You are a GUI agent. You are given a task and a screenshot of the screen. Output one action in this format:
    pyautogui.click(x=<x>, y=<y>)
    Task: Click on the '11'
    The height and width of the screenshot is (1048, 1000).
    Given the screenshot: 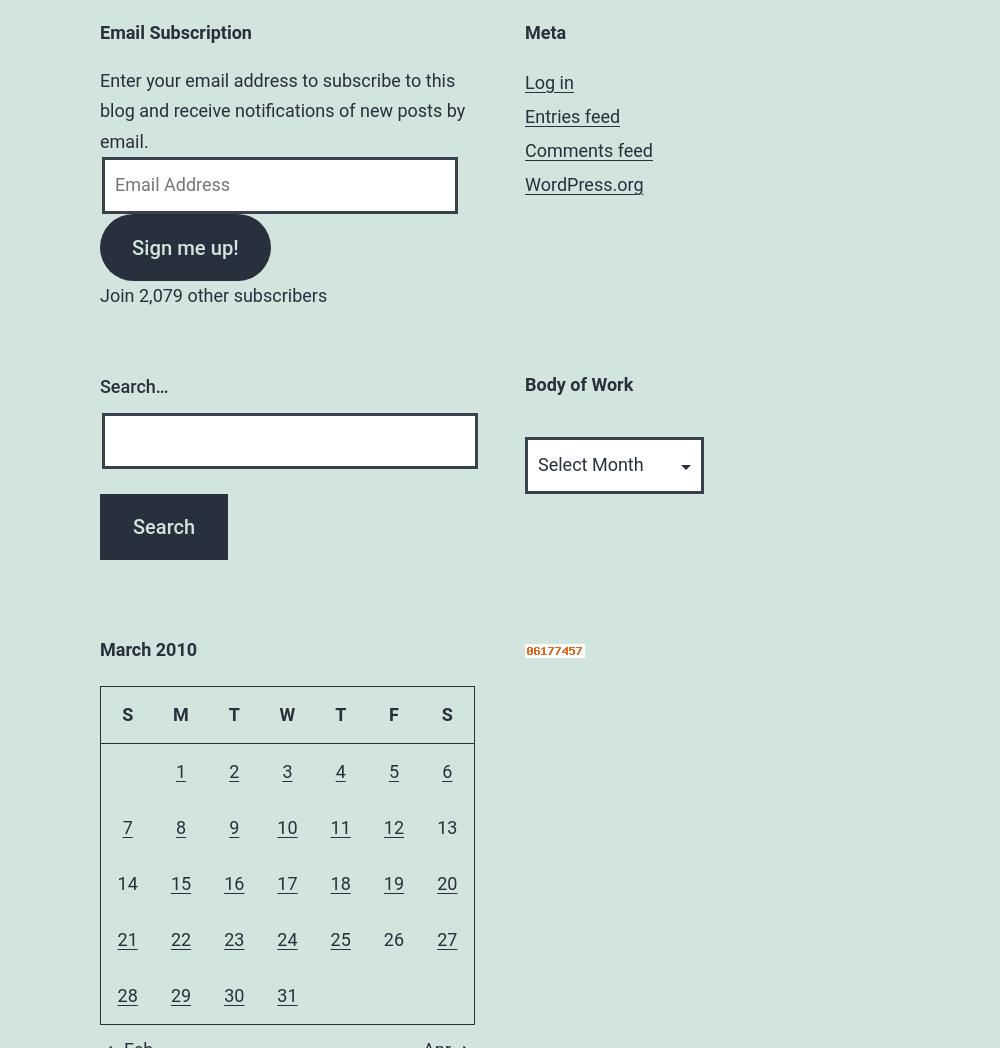 What is the action you would take?
    pyautogui.click(x=339, y=825)
    